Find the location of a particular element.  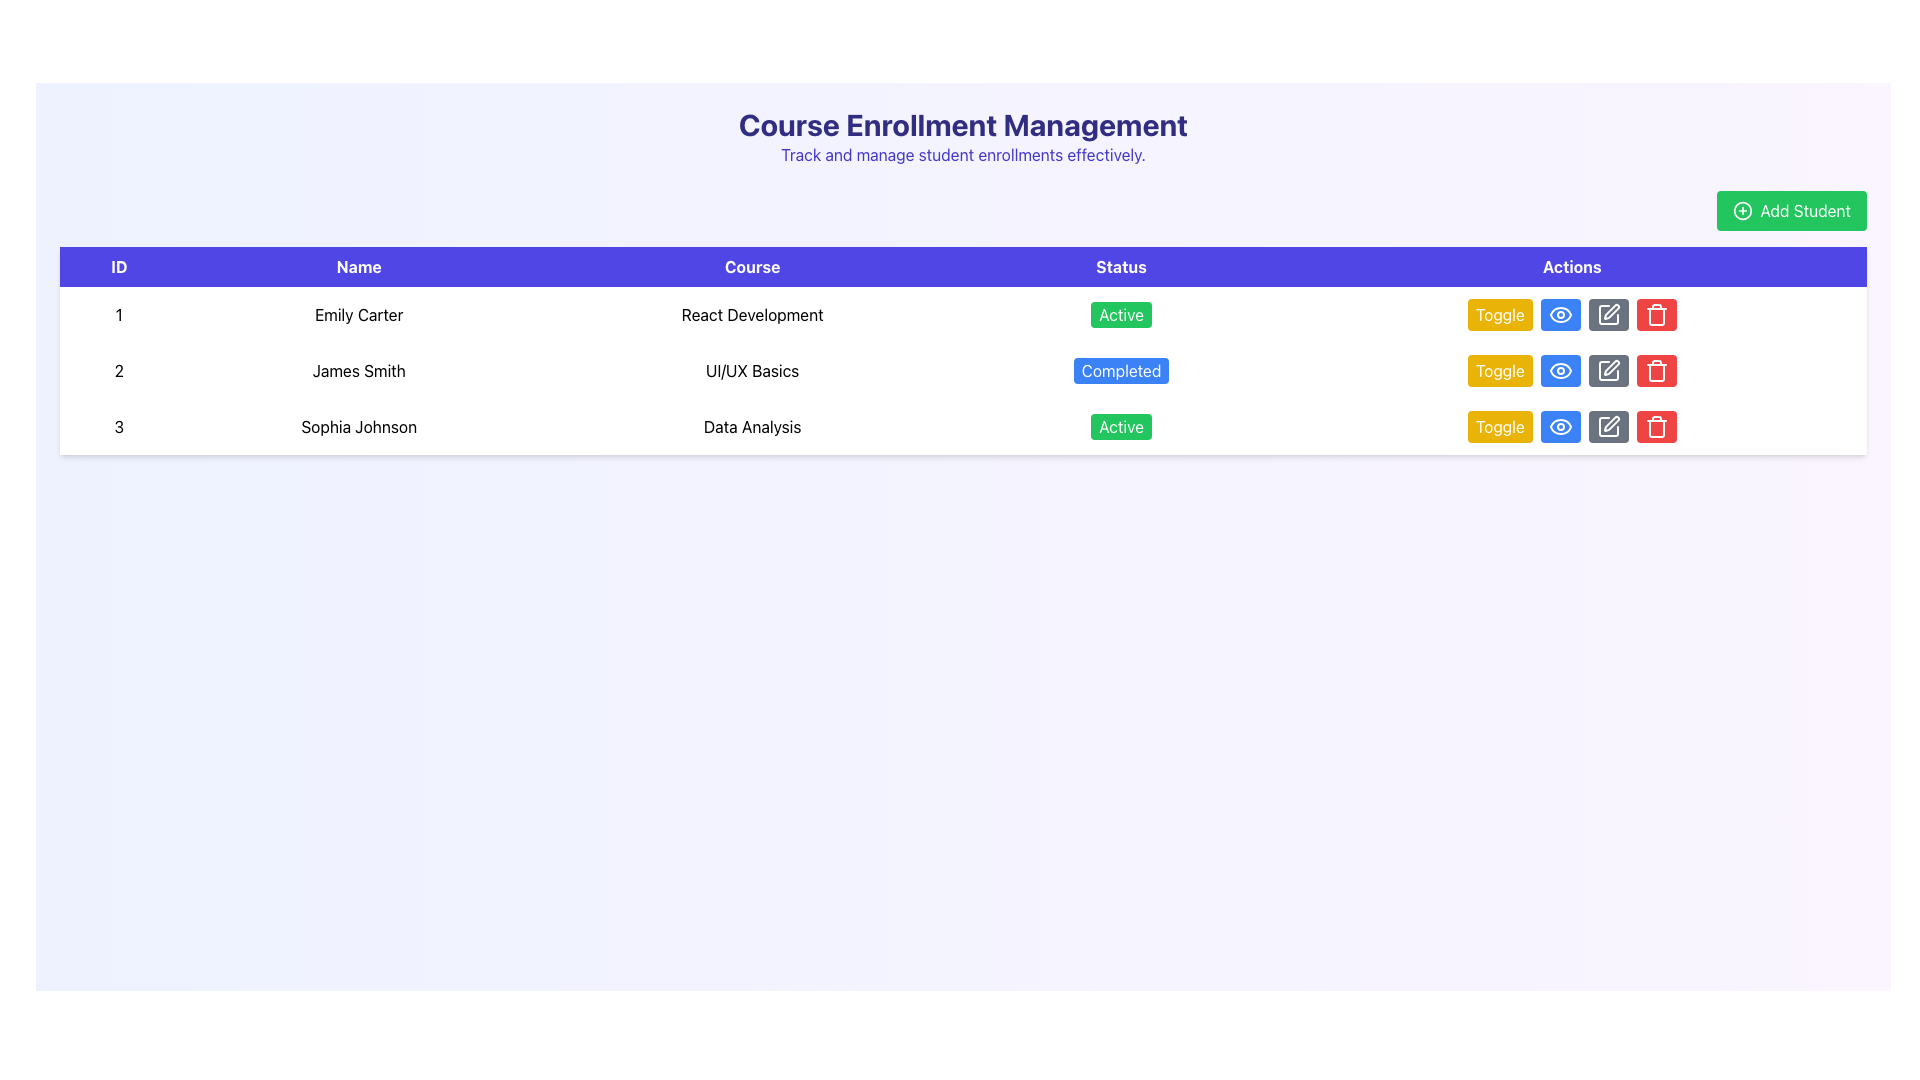

the text label displaying the name 'Sophia Johnson', which is located in the second column of the third row in a tabular layout is located at coordinates (359, 426).